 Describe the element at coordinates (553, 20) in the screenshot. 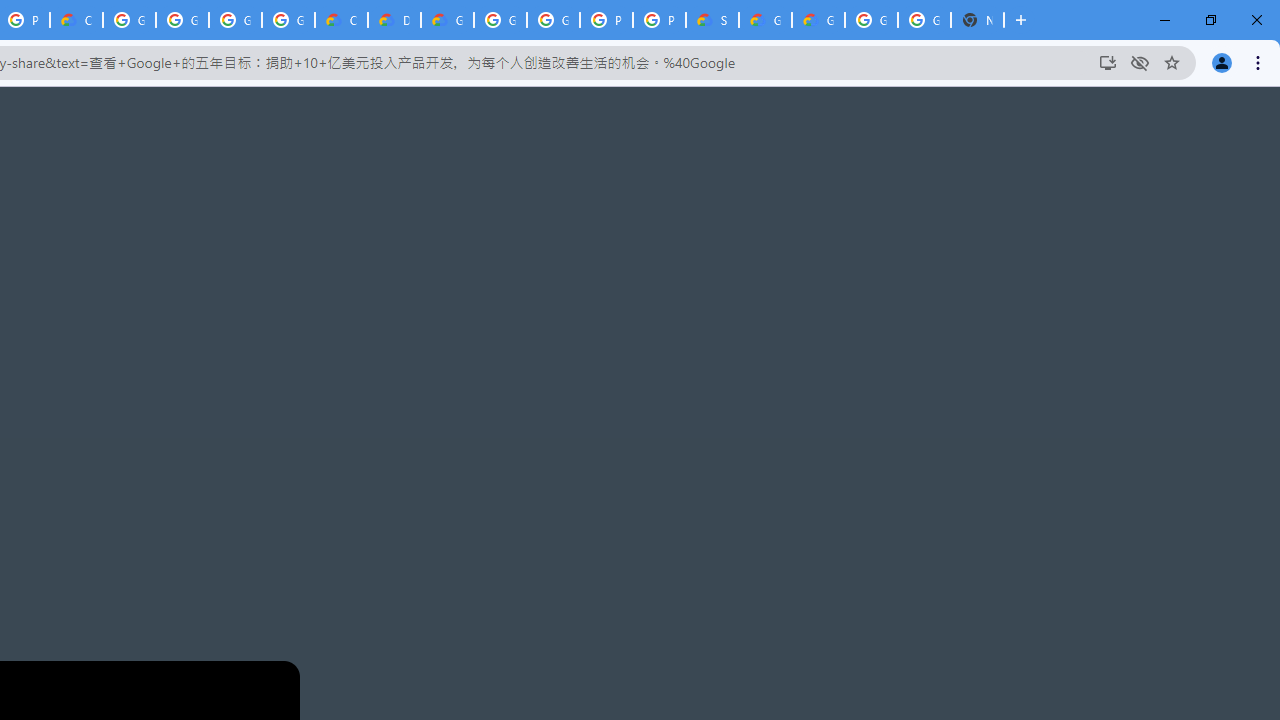

I see `'Google Cloud Platform'` at that location.